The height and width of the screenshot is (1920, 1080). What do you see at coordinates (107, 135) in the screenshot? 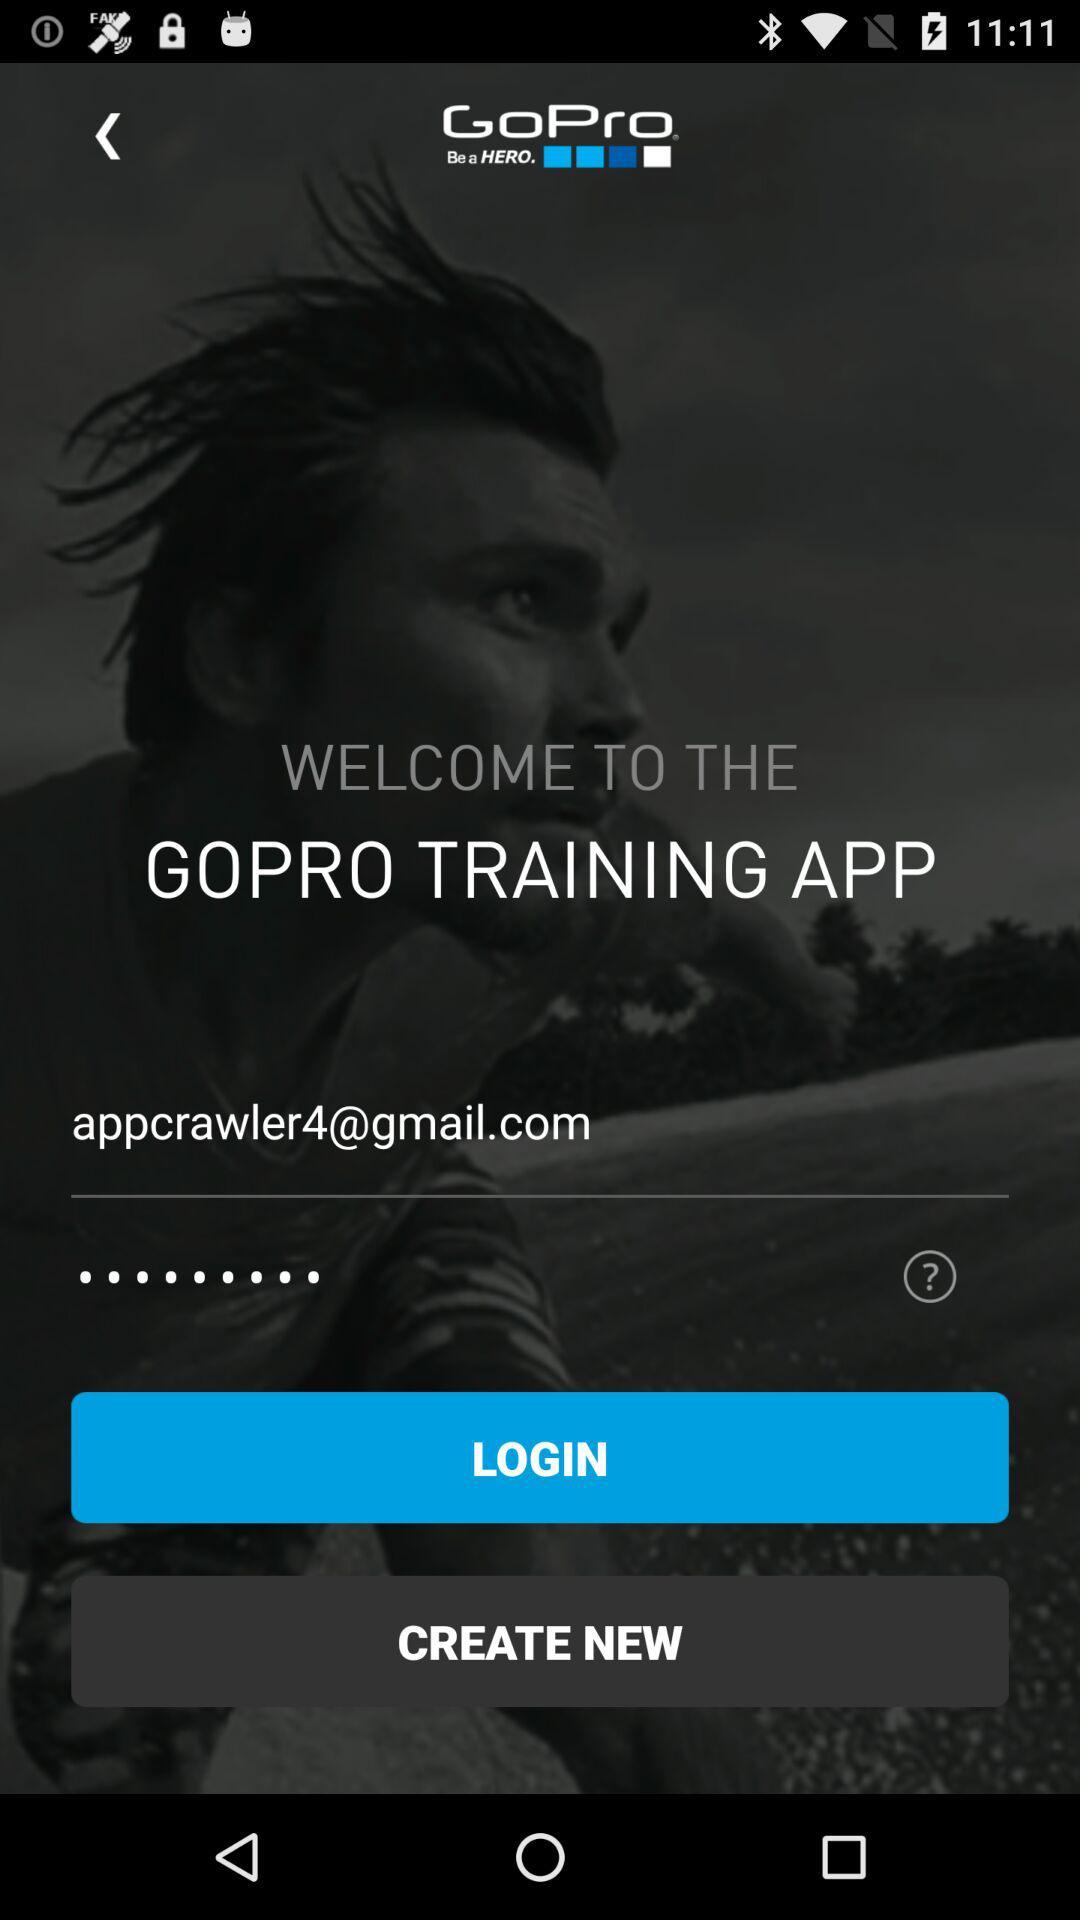
I see `go back` at bounding box center [107, 135].